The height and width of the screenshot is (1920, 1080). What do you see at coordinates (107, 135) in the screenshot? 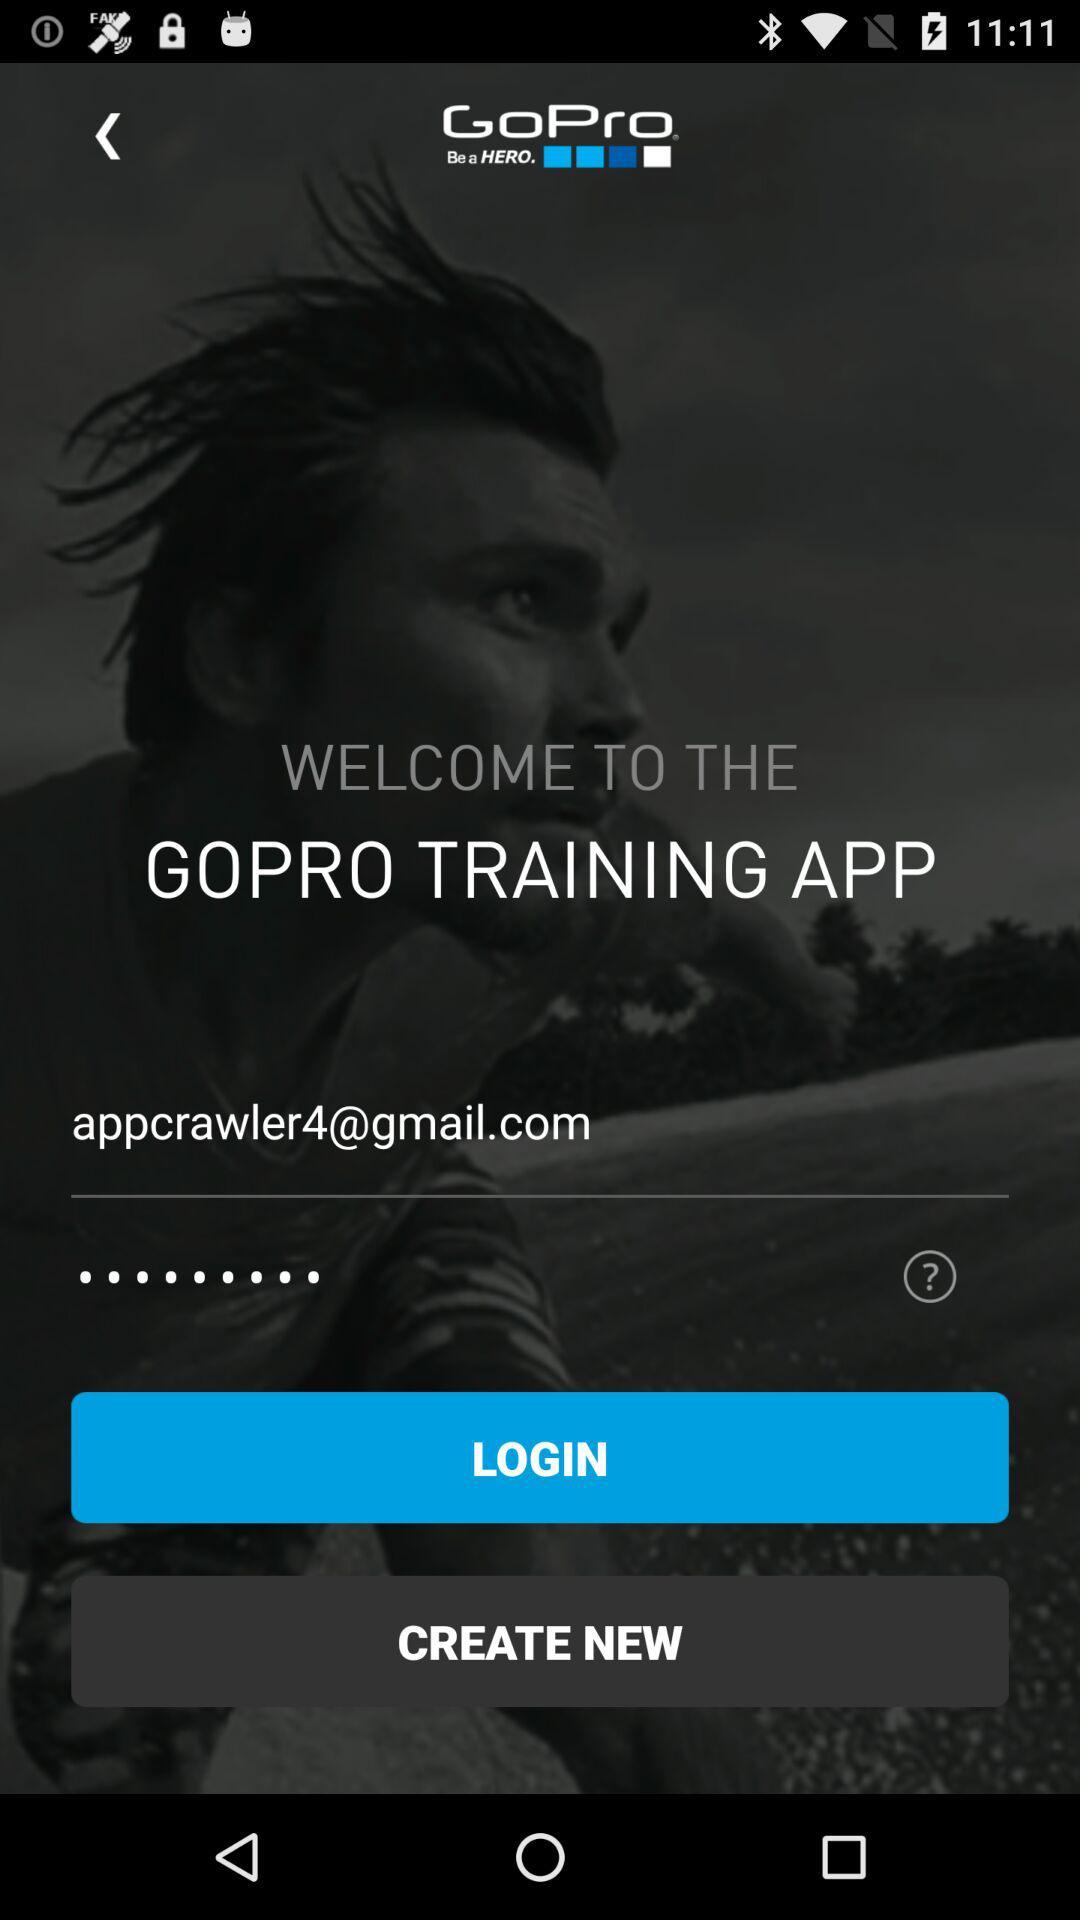
I see `go back` at bounding box center [107, 135].